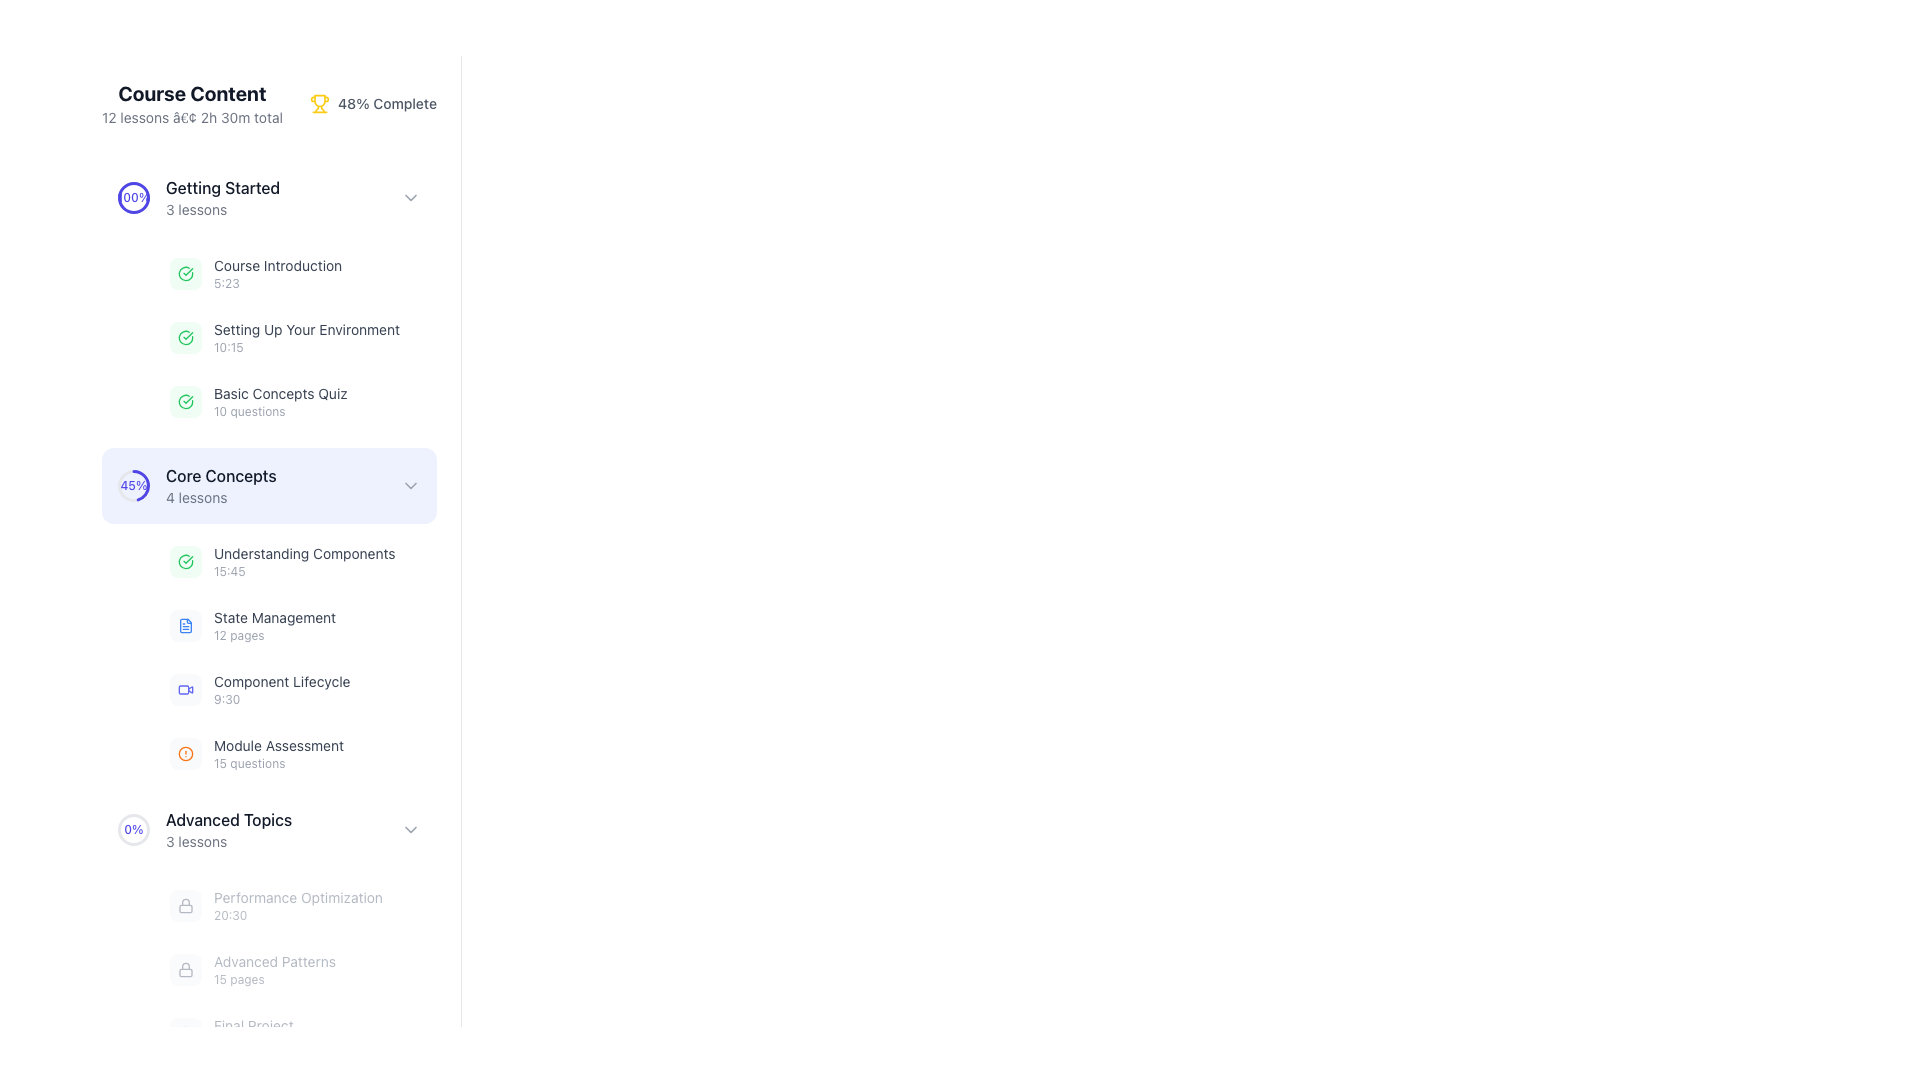 The width and height of the screenshot is (1920, 1080). Describe the element at coordinates (186, 624) in the screenshot. I see `the blue square icon depicting a document representing the 'State Management' module in the 'Core Concepts' section, located at the top-left of the sidebar` at that location.